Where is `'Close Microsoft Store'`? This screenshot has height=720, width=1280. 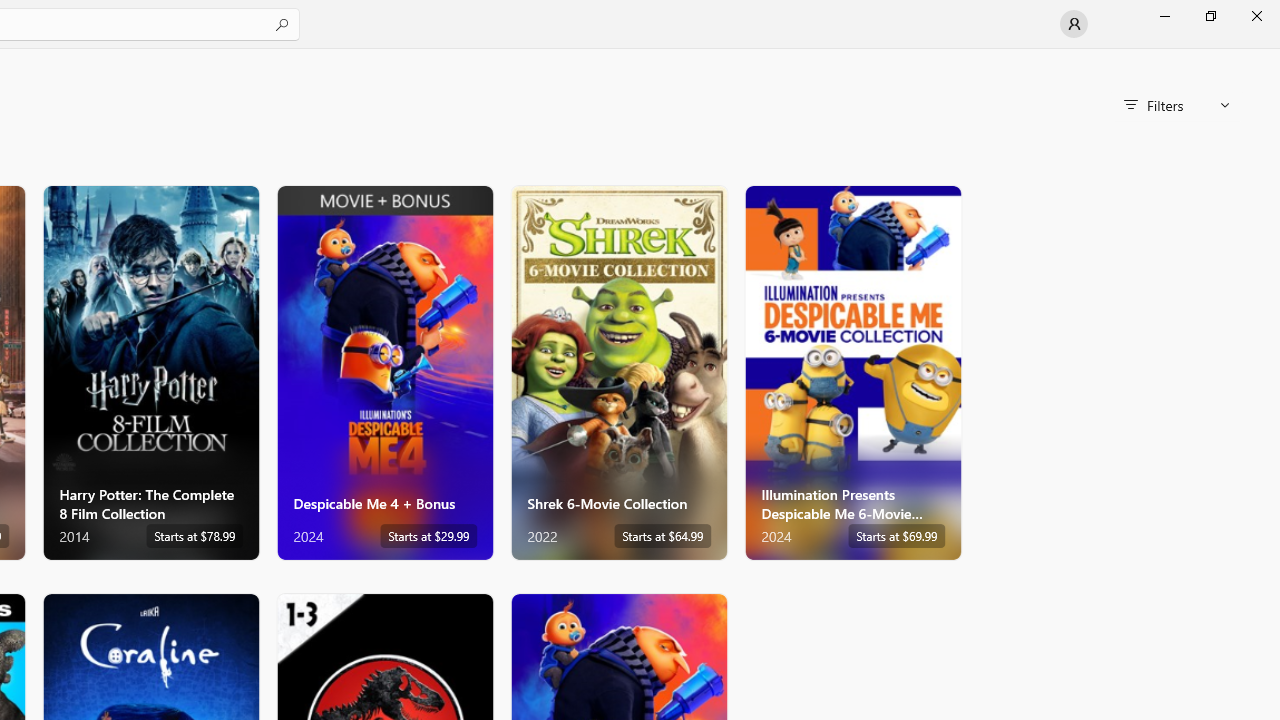
'Close Microsoft Store' is located at coordinates (1255, 15).